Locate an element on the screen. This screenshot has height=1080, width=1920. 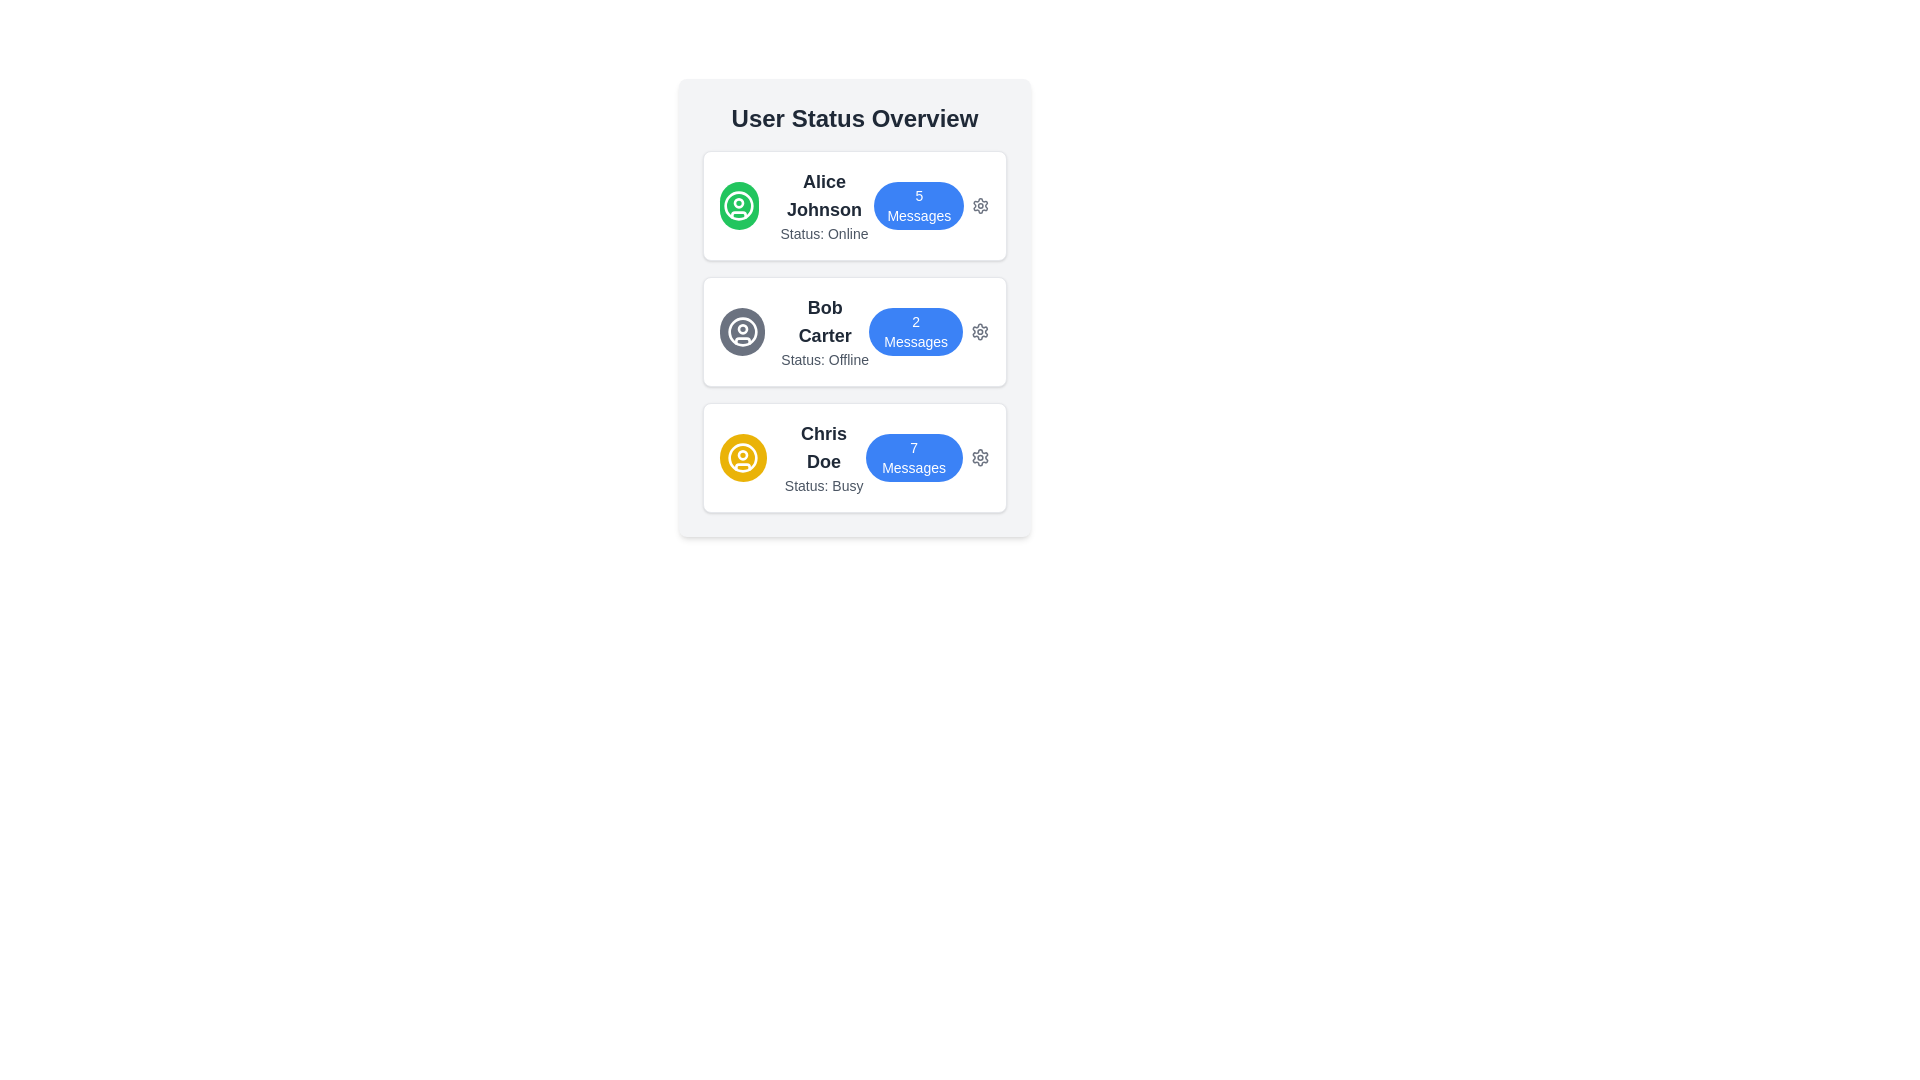
the user avatar representing 'Bob Carter', located in the second row of the user status list is located at coordinates (741, 330).